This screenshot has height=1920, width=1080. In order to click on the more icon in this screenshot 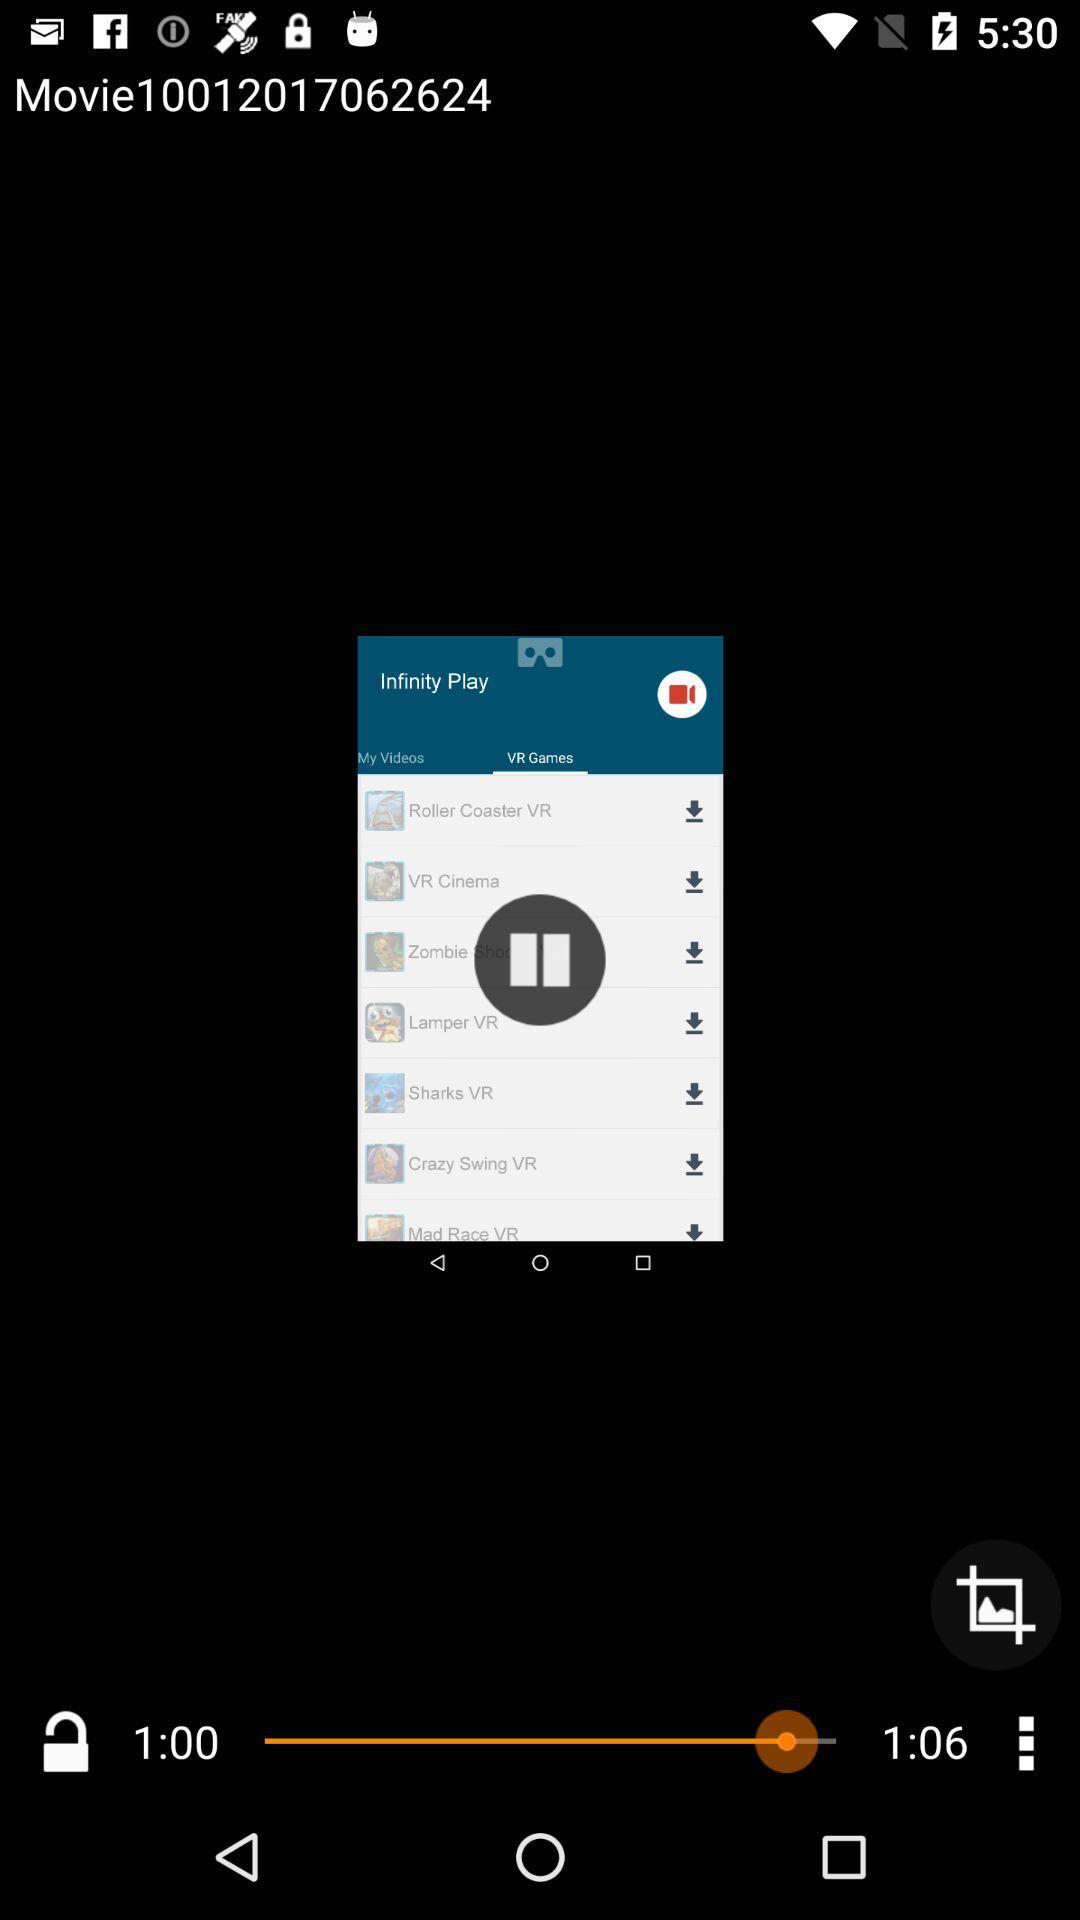, I will do `click(1024, 1740)`.